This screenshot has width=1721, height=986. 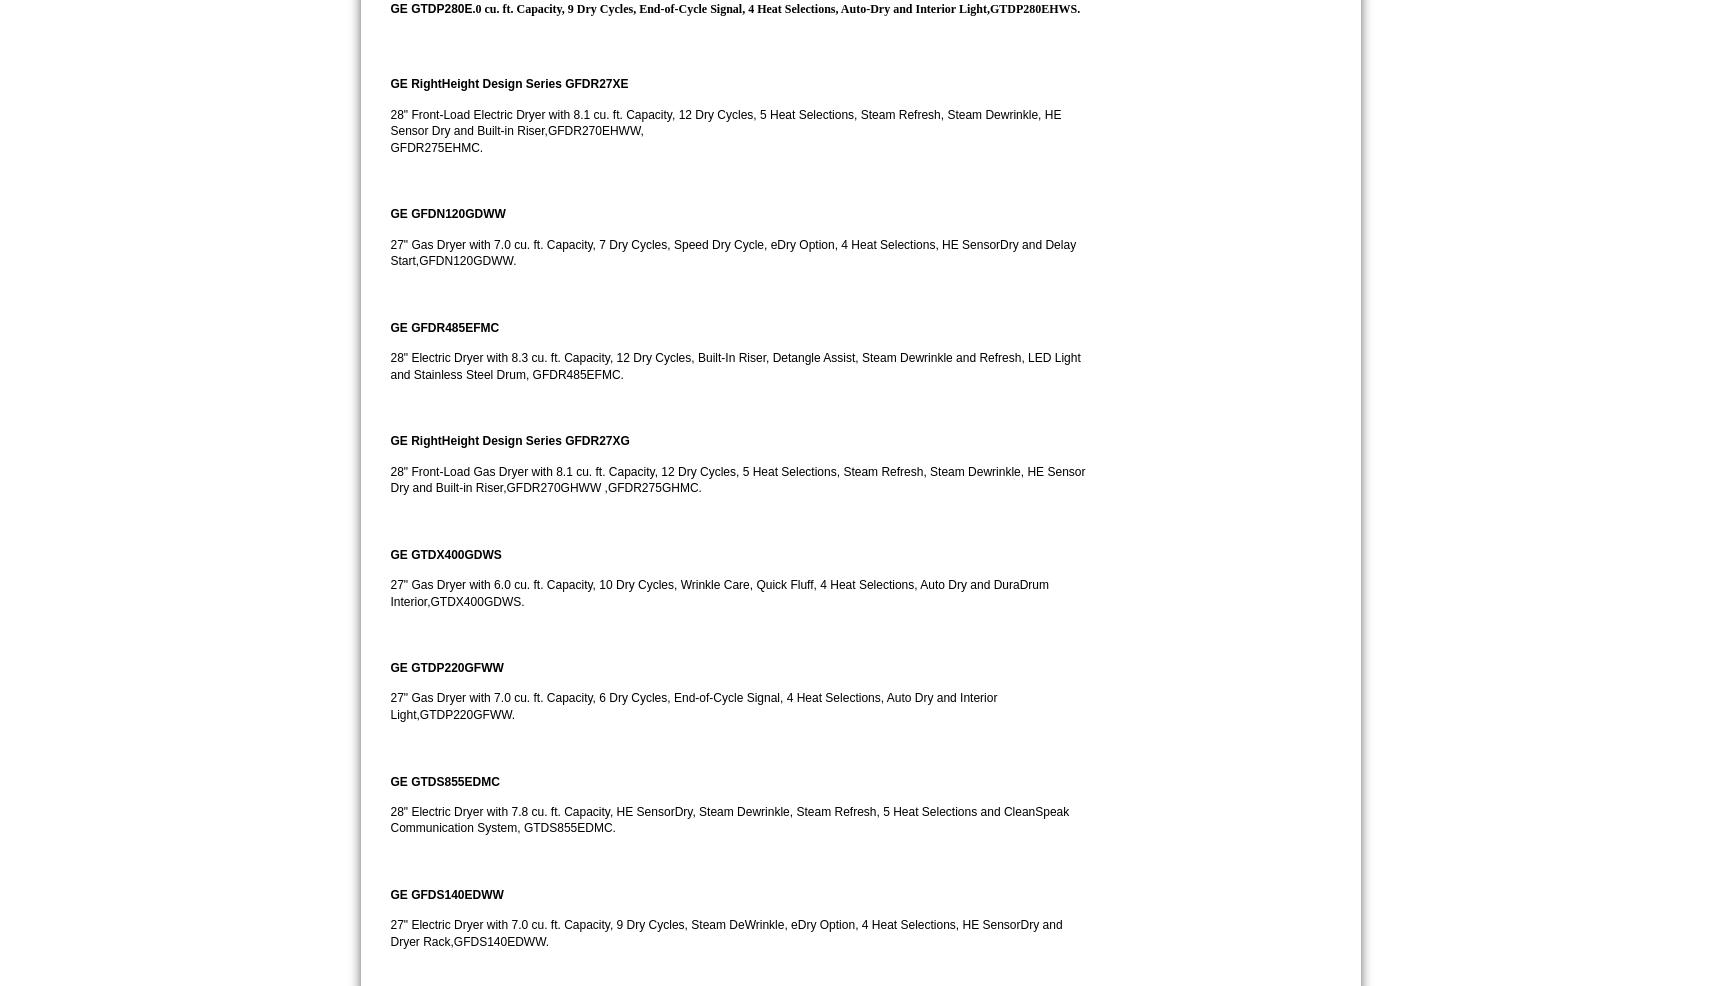 What do you see at coordinates (1280, 210) in the screenshot?
I see `'92197'` at bounding box center [1280, 210].